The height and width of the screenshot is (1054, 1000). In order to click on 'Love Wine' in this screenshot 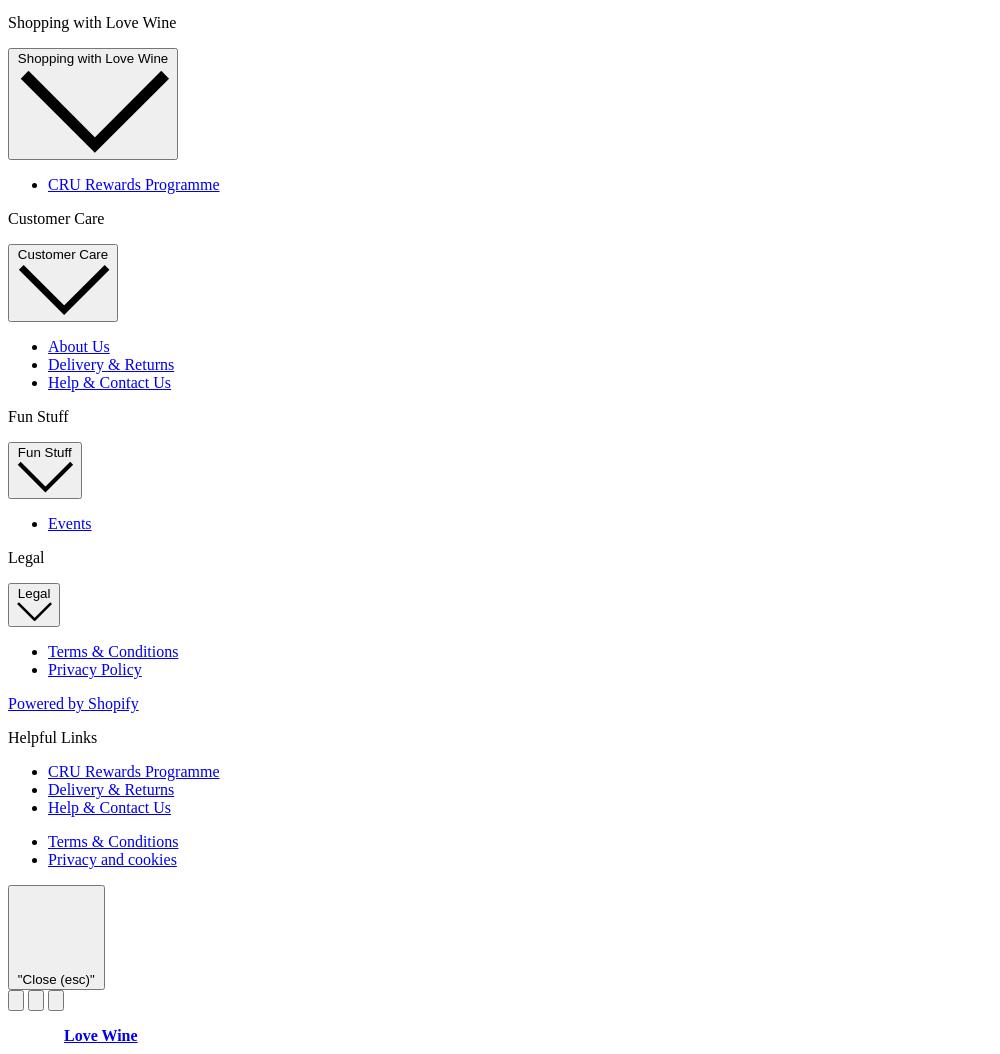, I will do `click(99, 1033)`.